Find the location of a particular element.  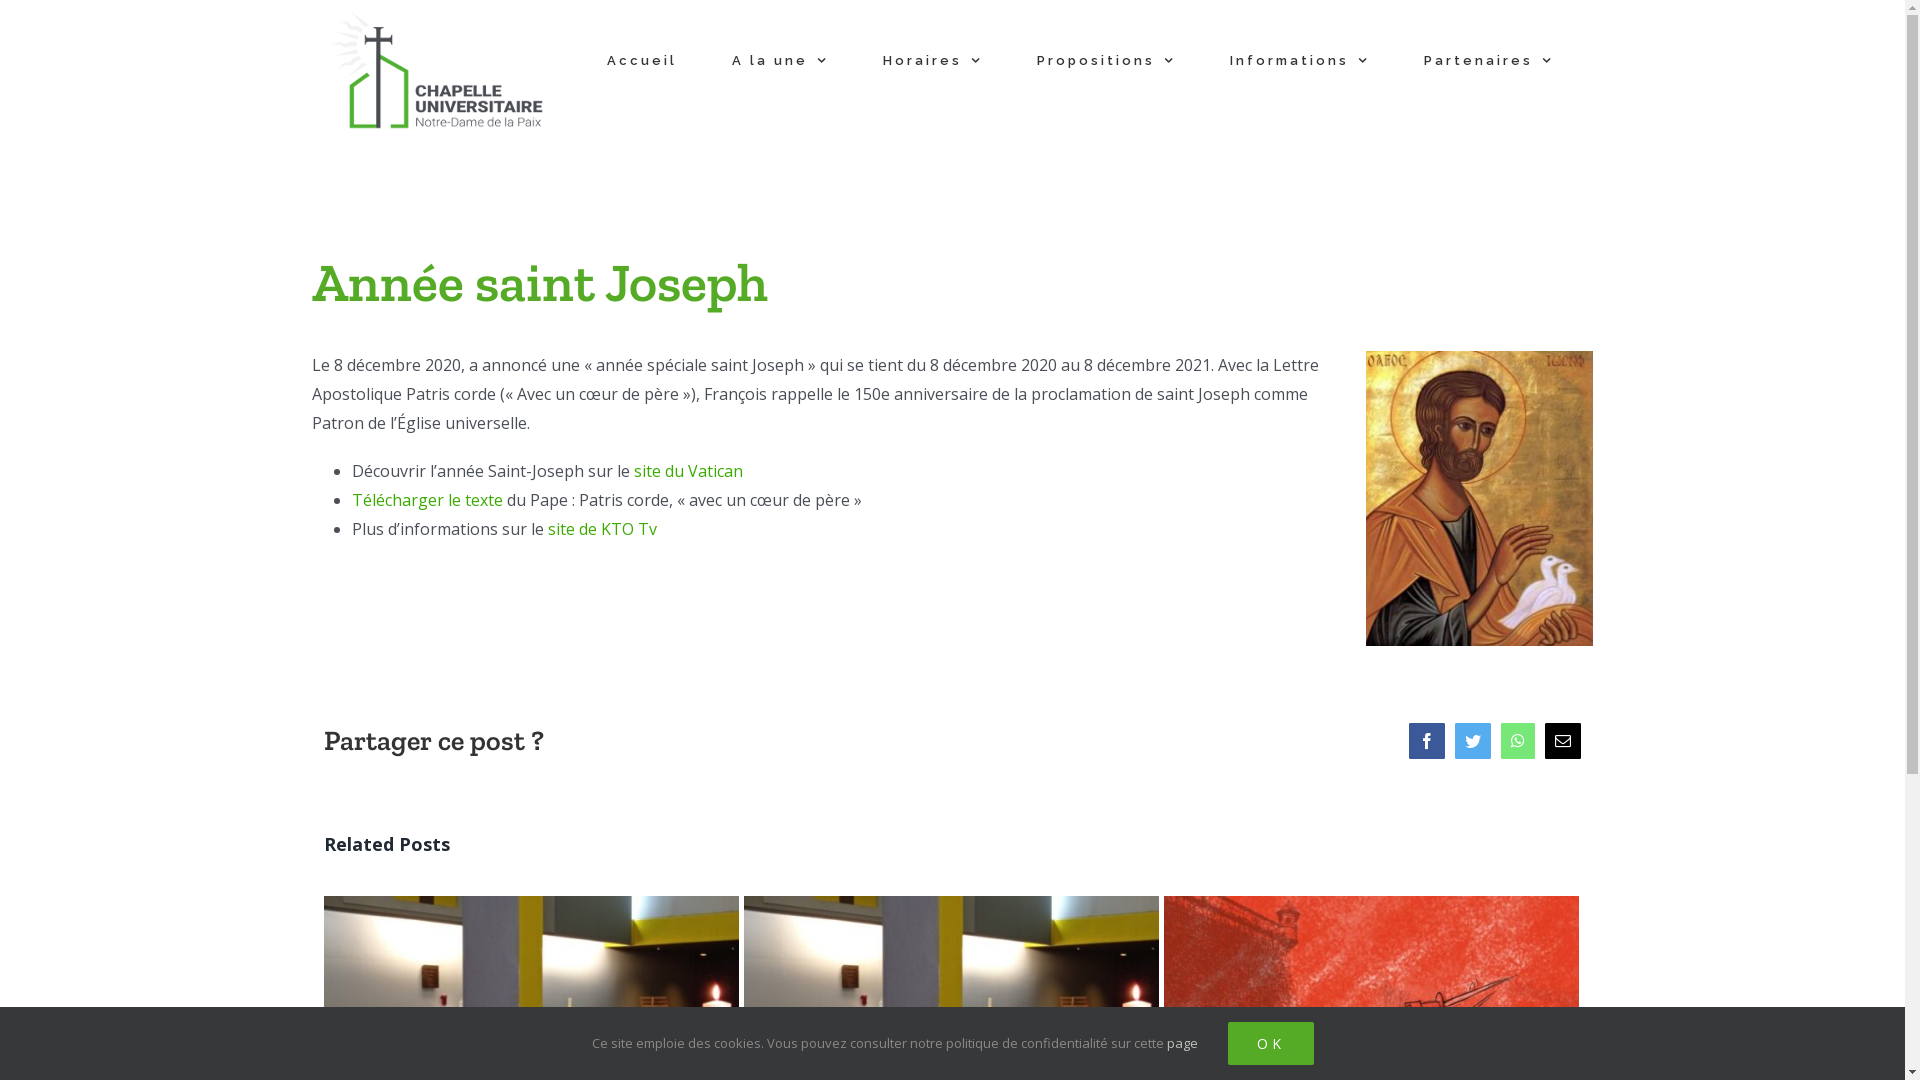

'Informations' is located at coordinates (1298, 59).